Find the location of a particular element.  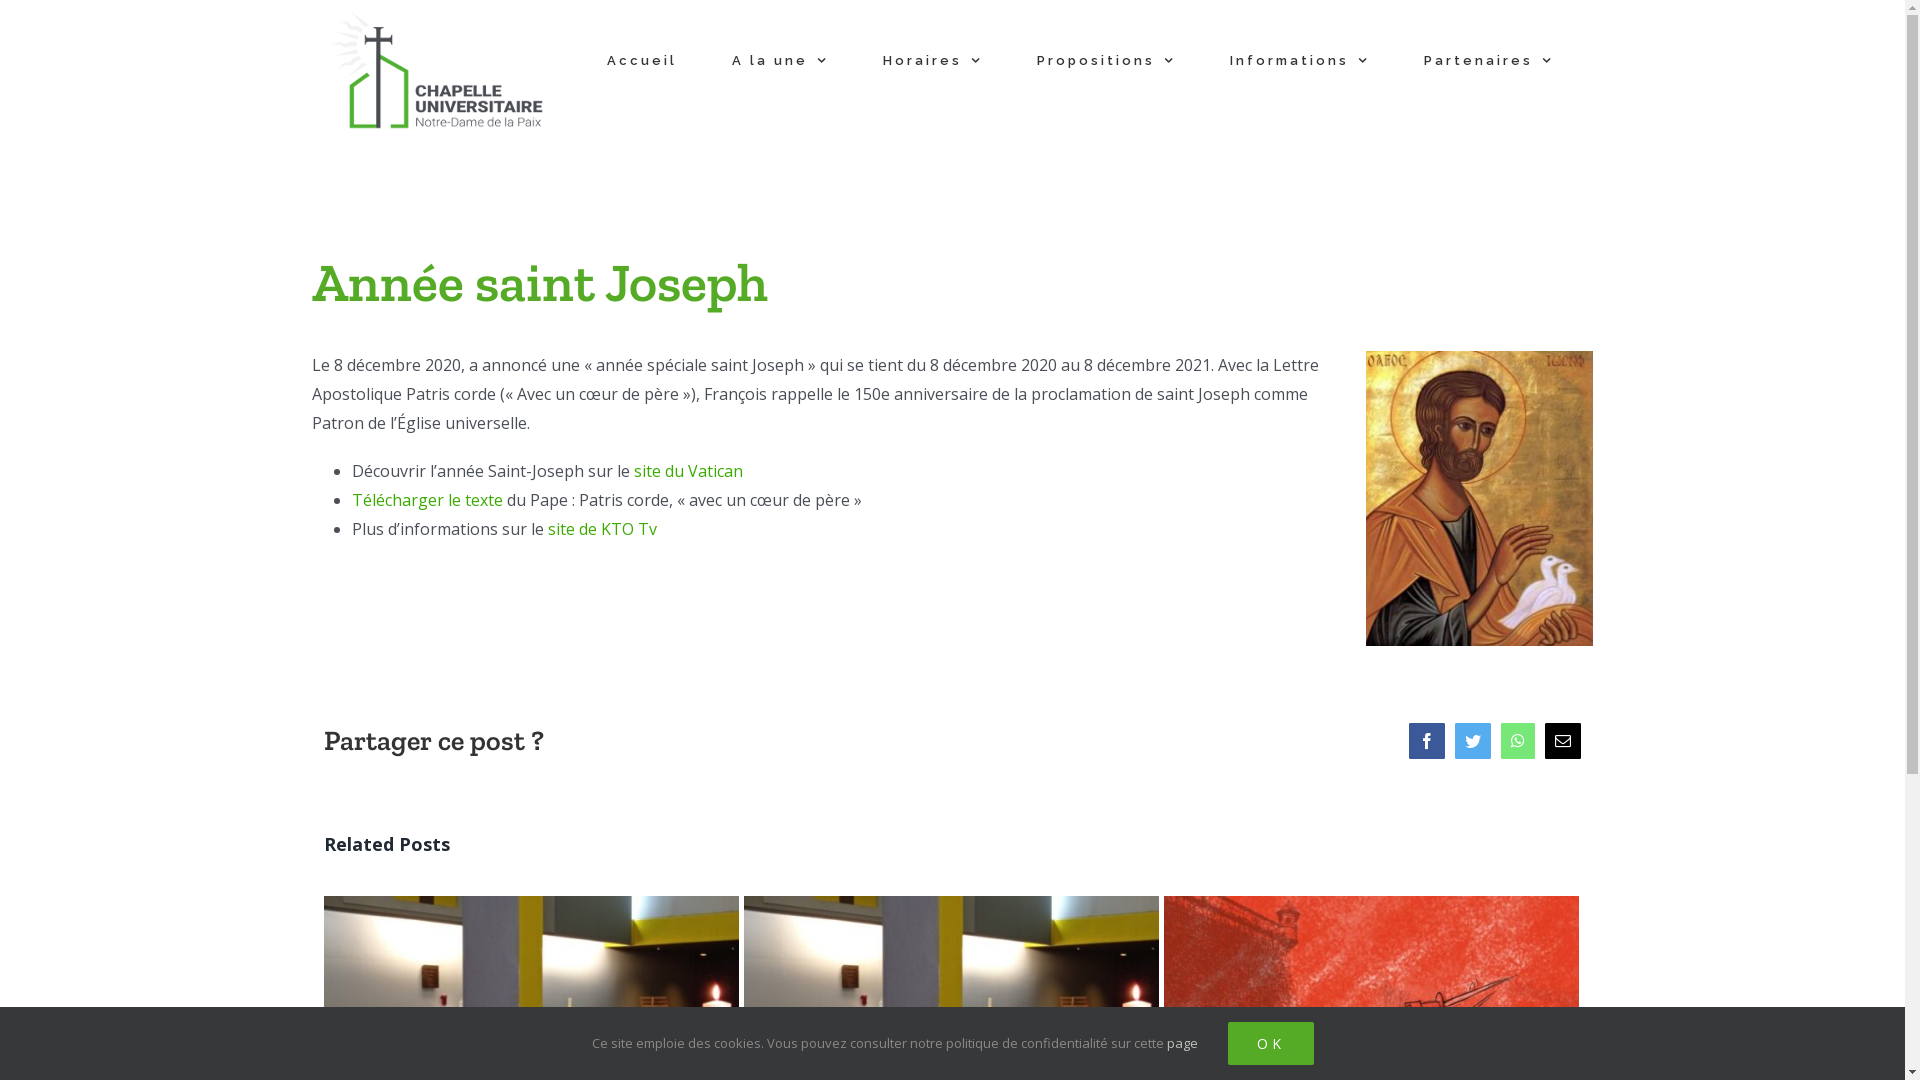

'Informations' is located at coordinates (1298, 59).